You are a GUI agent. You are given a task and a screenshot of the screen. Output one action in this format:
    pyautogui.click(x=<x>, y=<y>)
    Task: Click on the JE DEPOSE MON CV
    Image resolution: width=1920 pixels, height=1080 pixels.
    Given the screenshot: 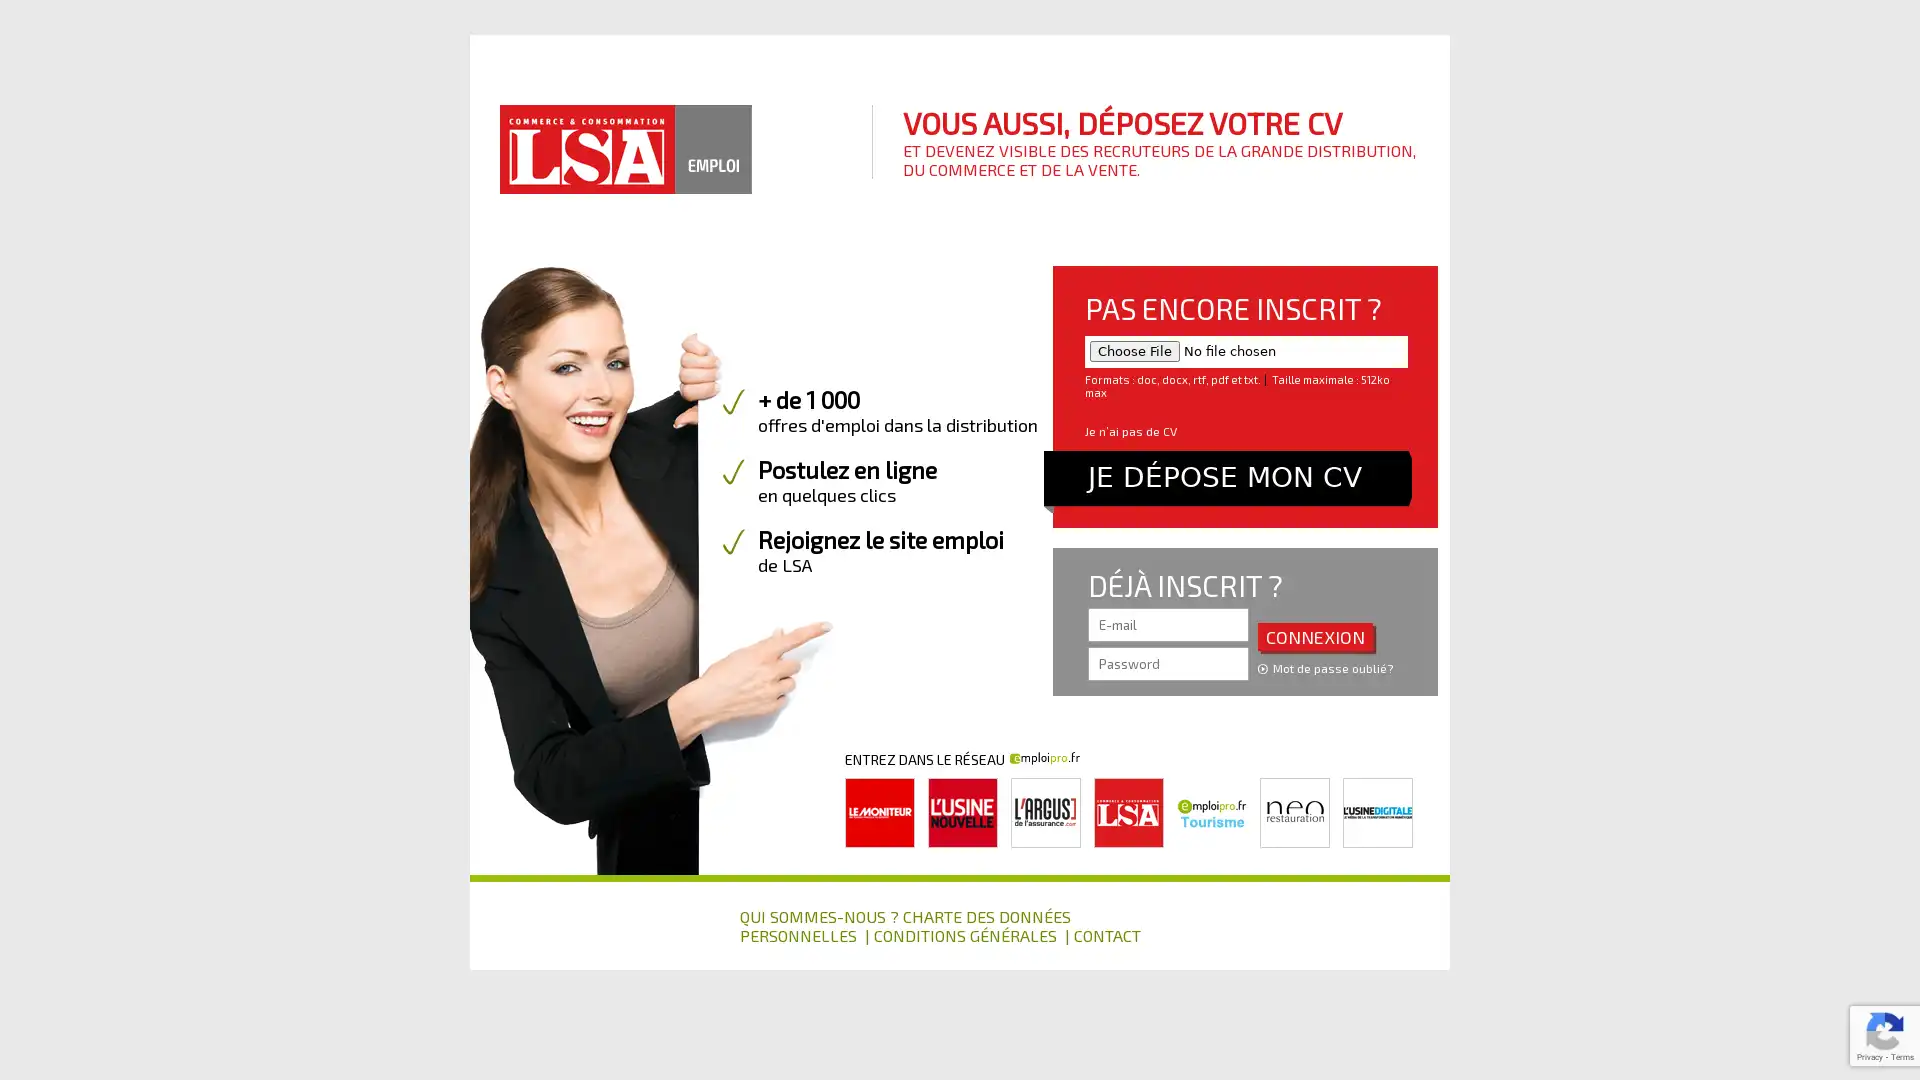 What is the action you would take?
    pyautogui.click(x=1225, y=481)
    